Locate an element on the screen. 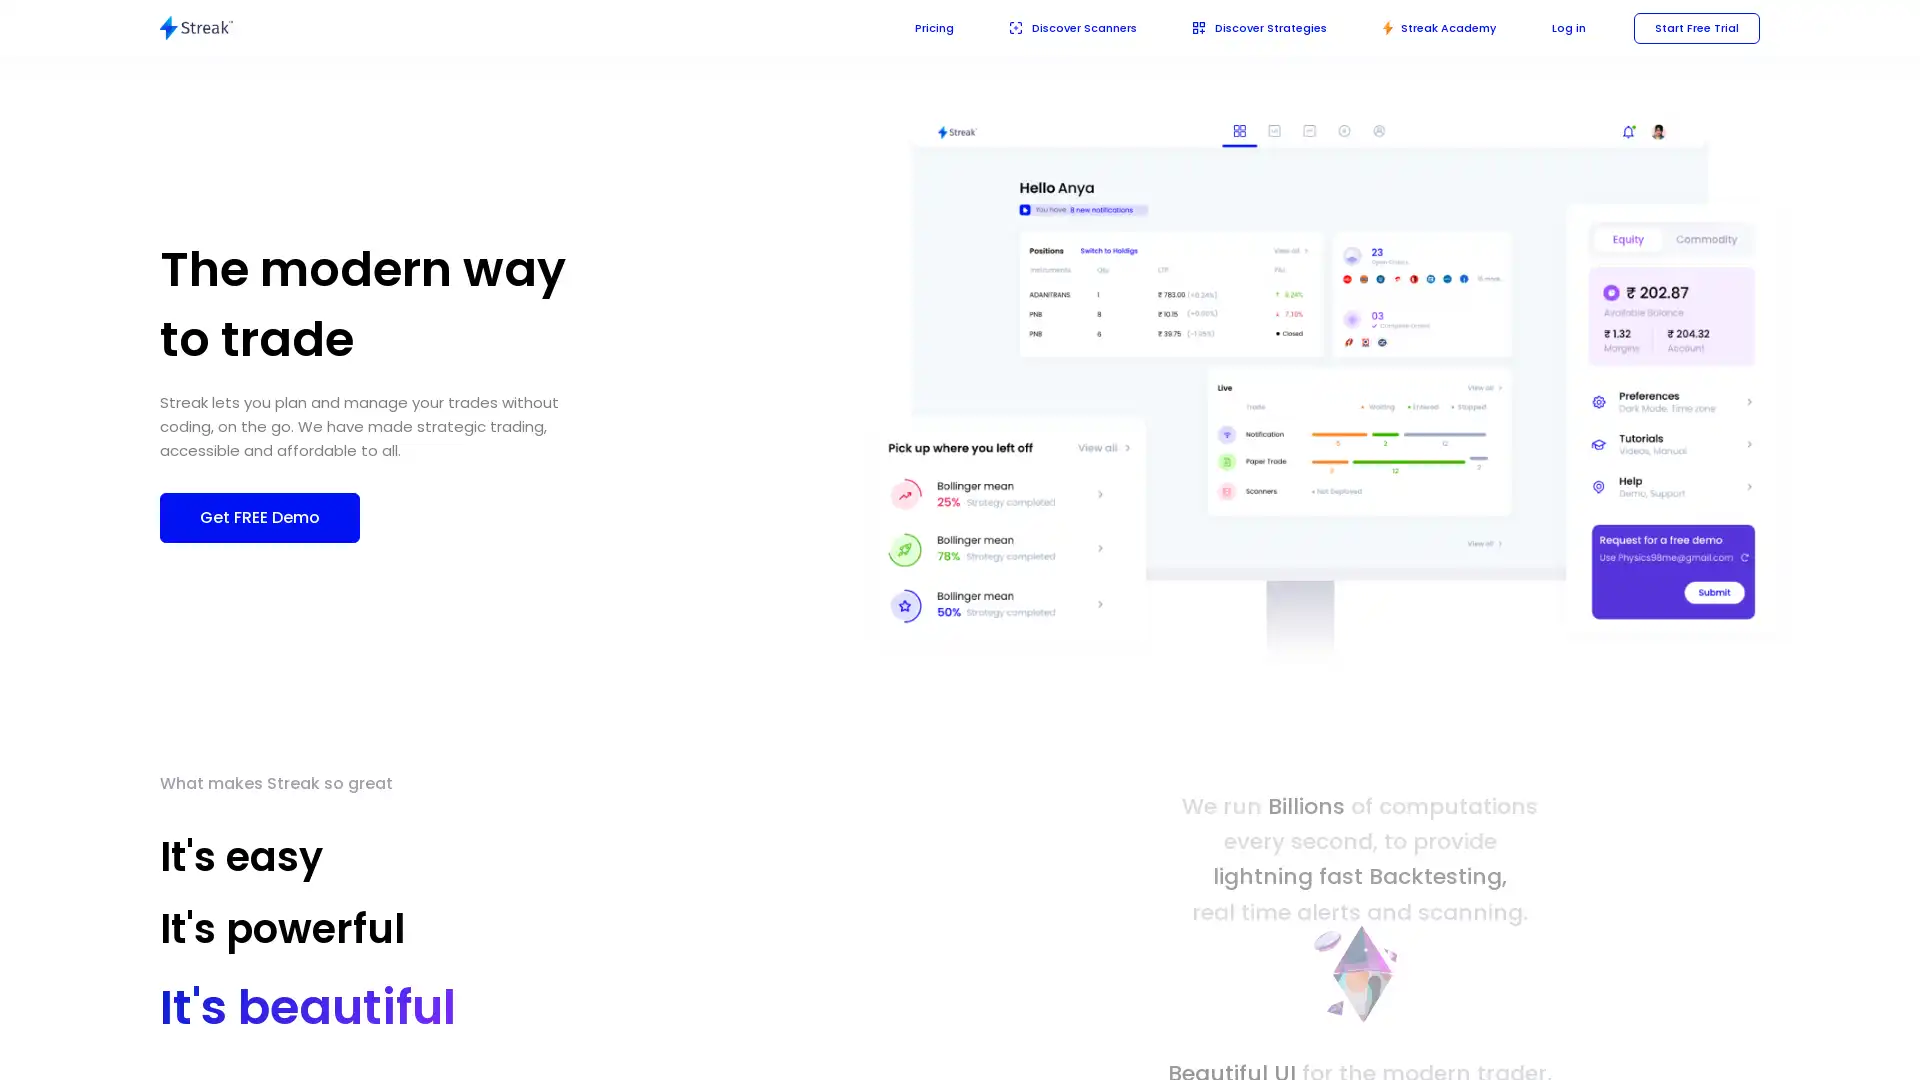 This screenshot has width=1920, height=1080. Start Free Trial is located at coordinates (1693, 27).